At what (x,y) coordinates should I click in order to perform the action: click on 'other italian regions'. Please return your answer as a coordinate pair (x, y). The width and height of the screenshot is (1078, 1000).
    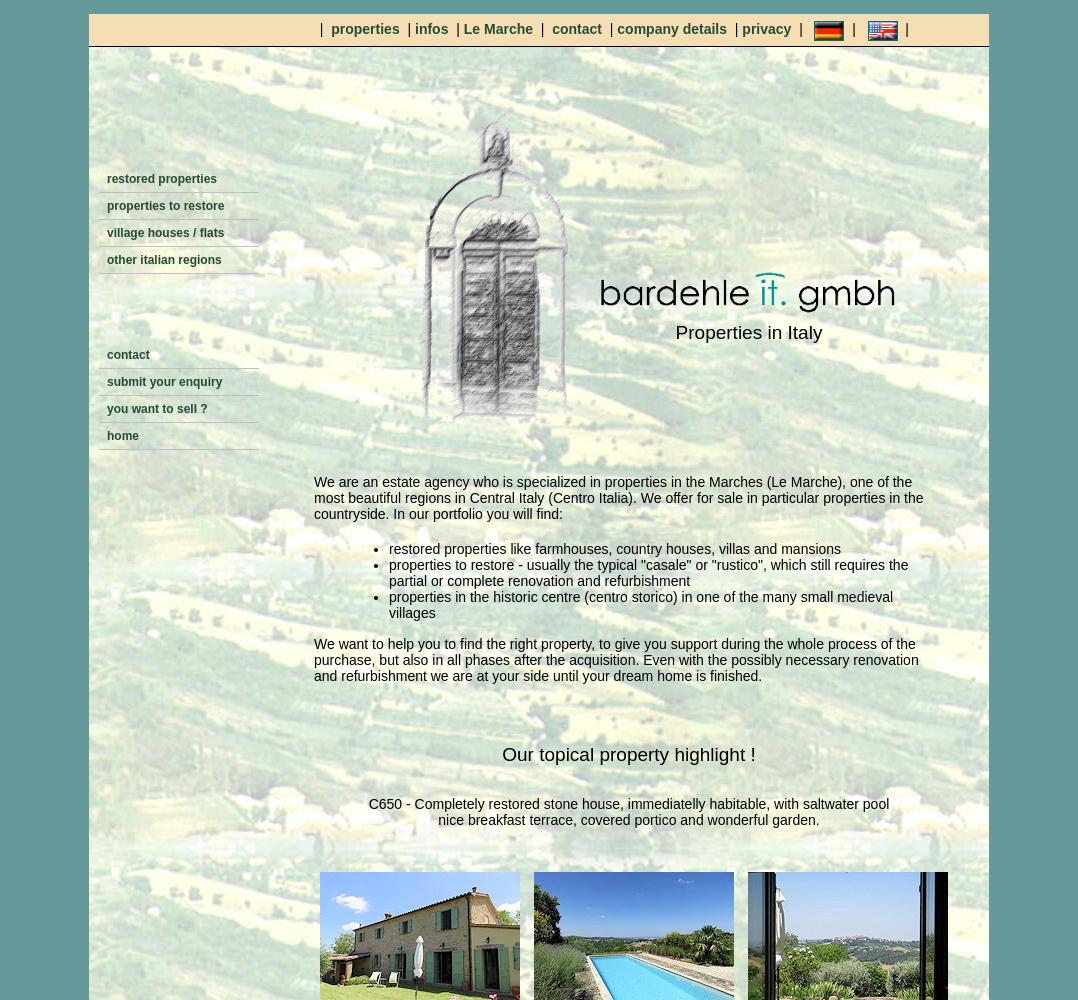
    Looking at the image, I should click on (162, 260).